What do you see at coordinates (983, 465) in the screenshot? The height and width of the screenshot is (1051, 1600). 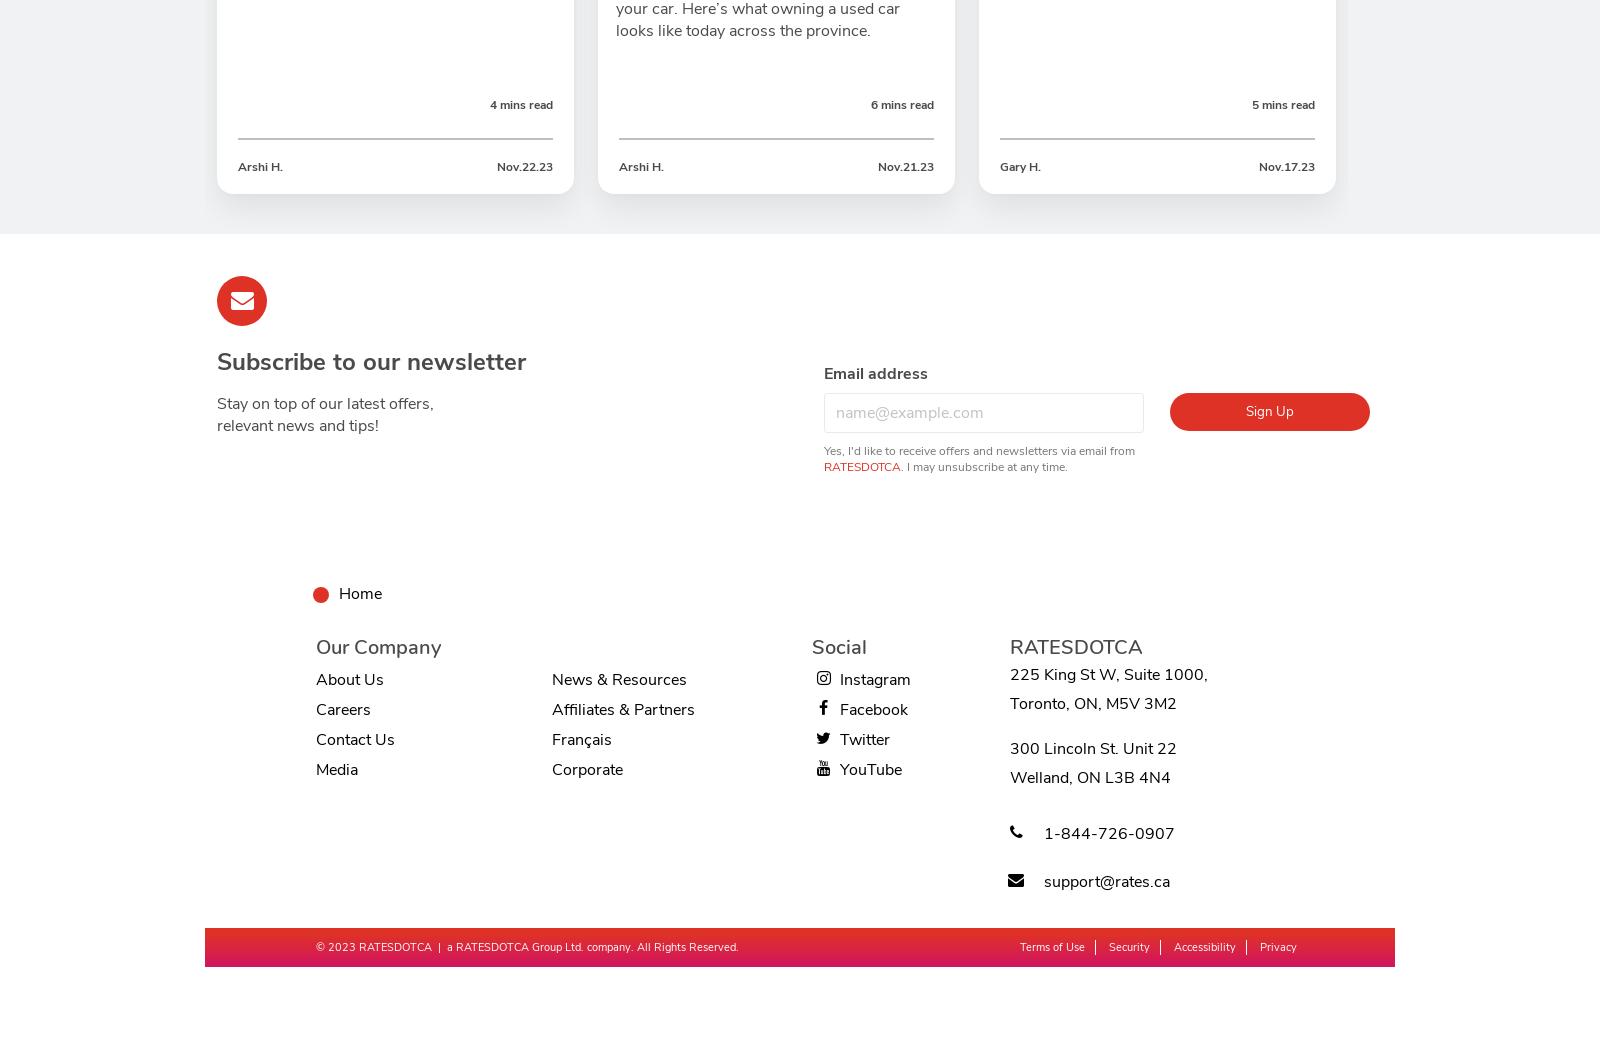 I see `'. I may unsubscribe at any time.'` at bounding box center [983, 465].